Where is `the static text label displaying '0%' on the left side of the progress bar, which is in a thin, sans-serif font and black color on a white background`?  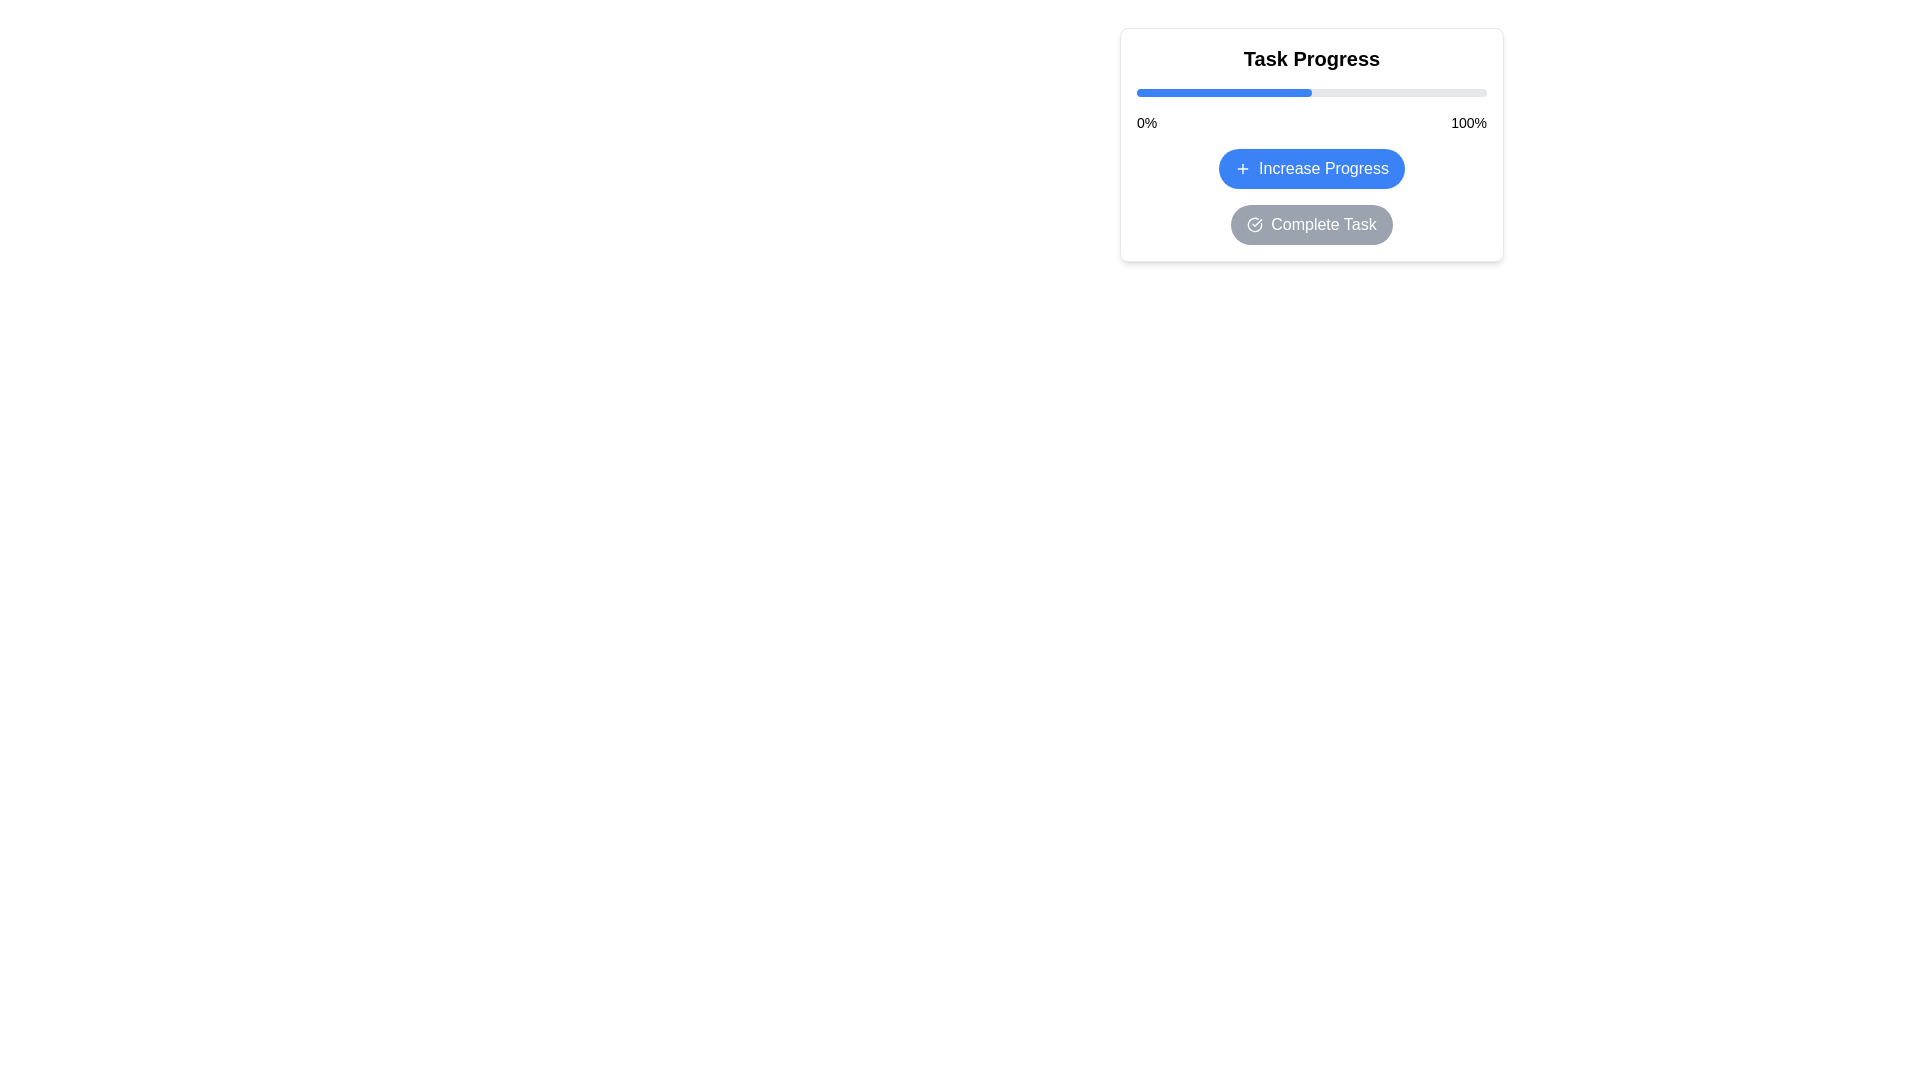
the static text label displaying '0%' on the left side of the progress bar, which is in a thin, sans-serif font and black color on a white background is located at coordinates (1147, 123).